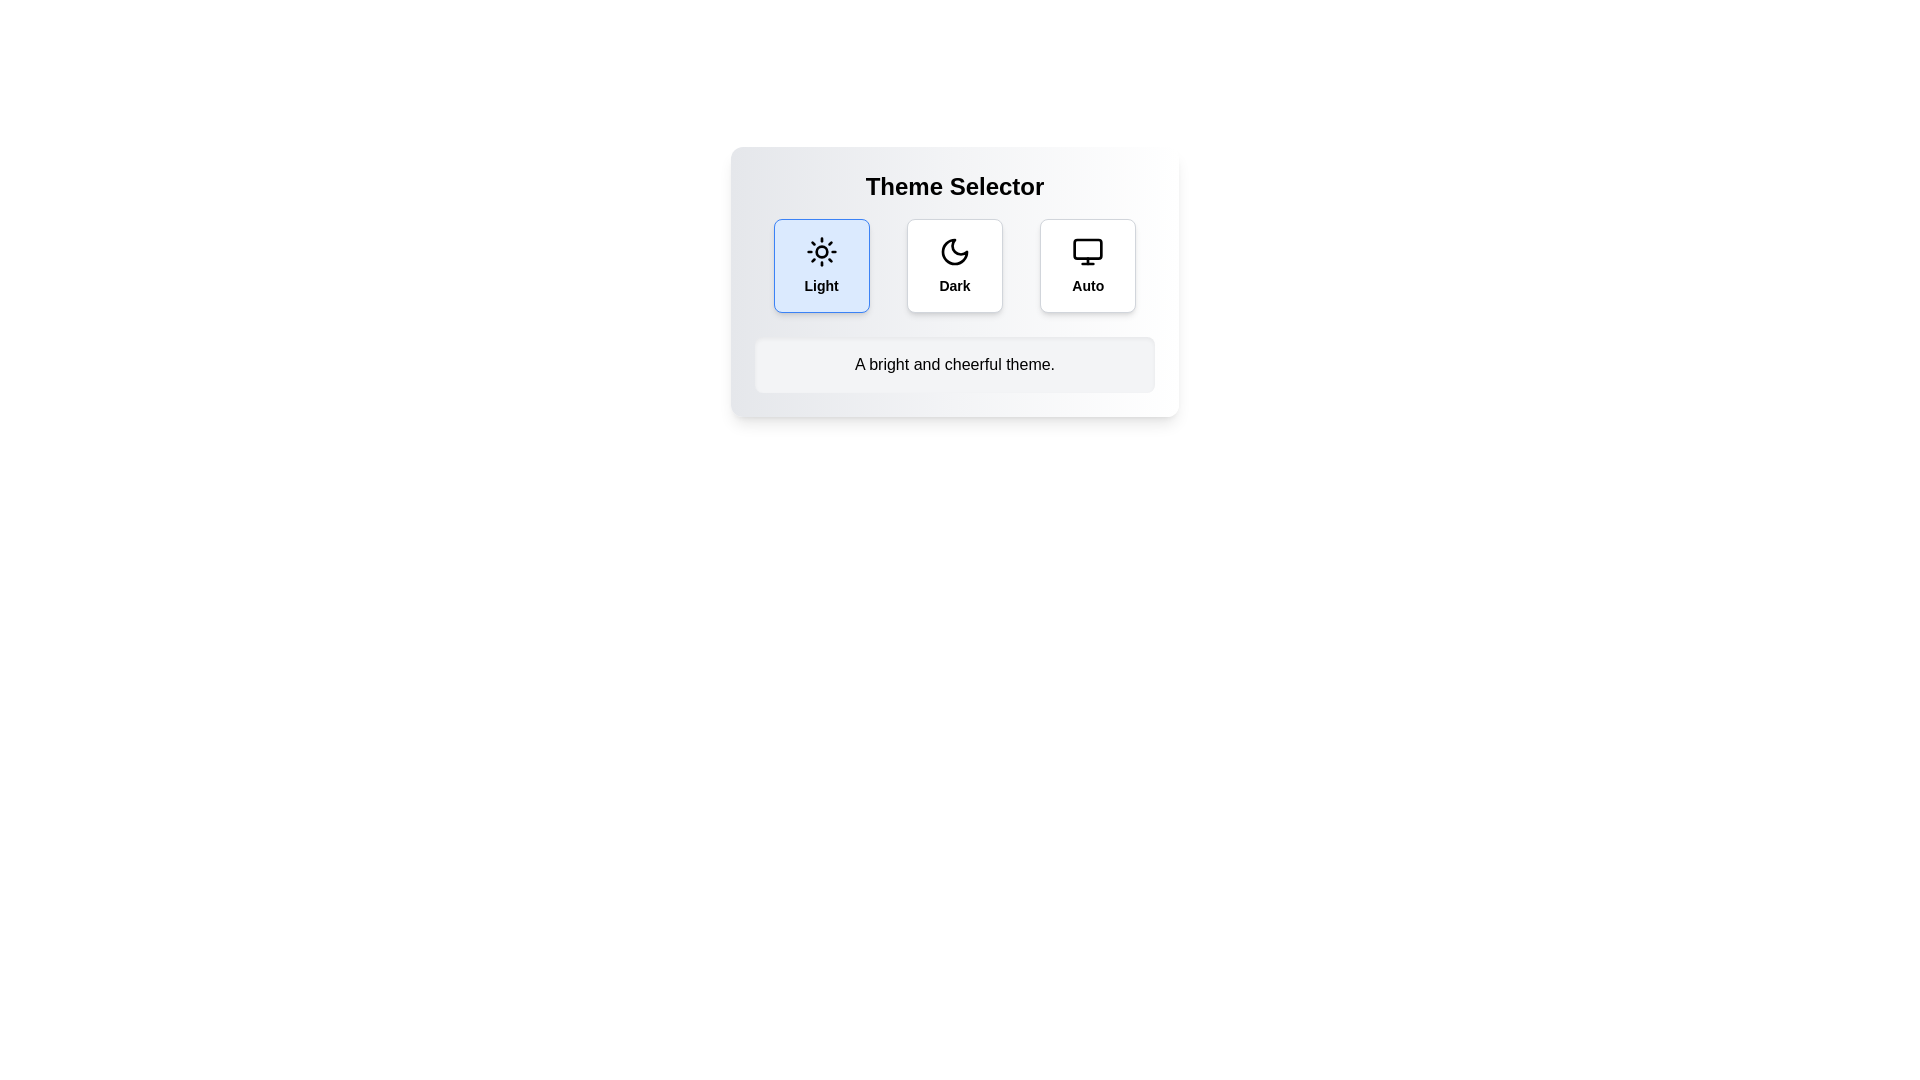 Image resolution: width=1920 pixels, height=1080 pixels. Describe the element at coordinates (1087, 265) in the screenshot. I see `the theme Auto by clicking on its button` at that location.